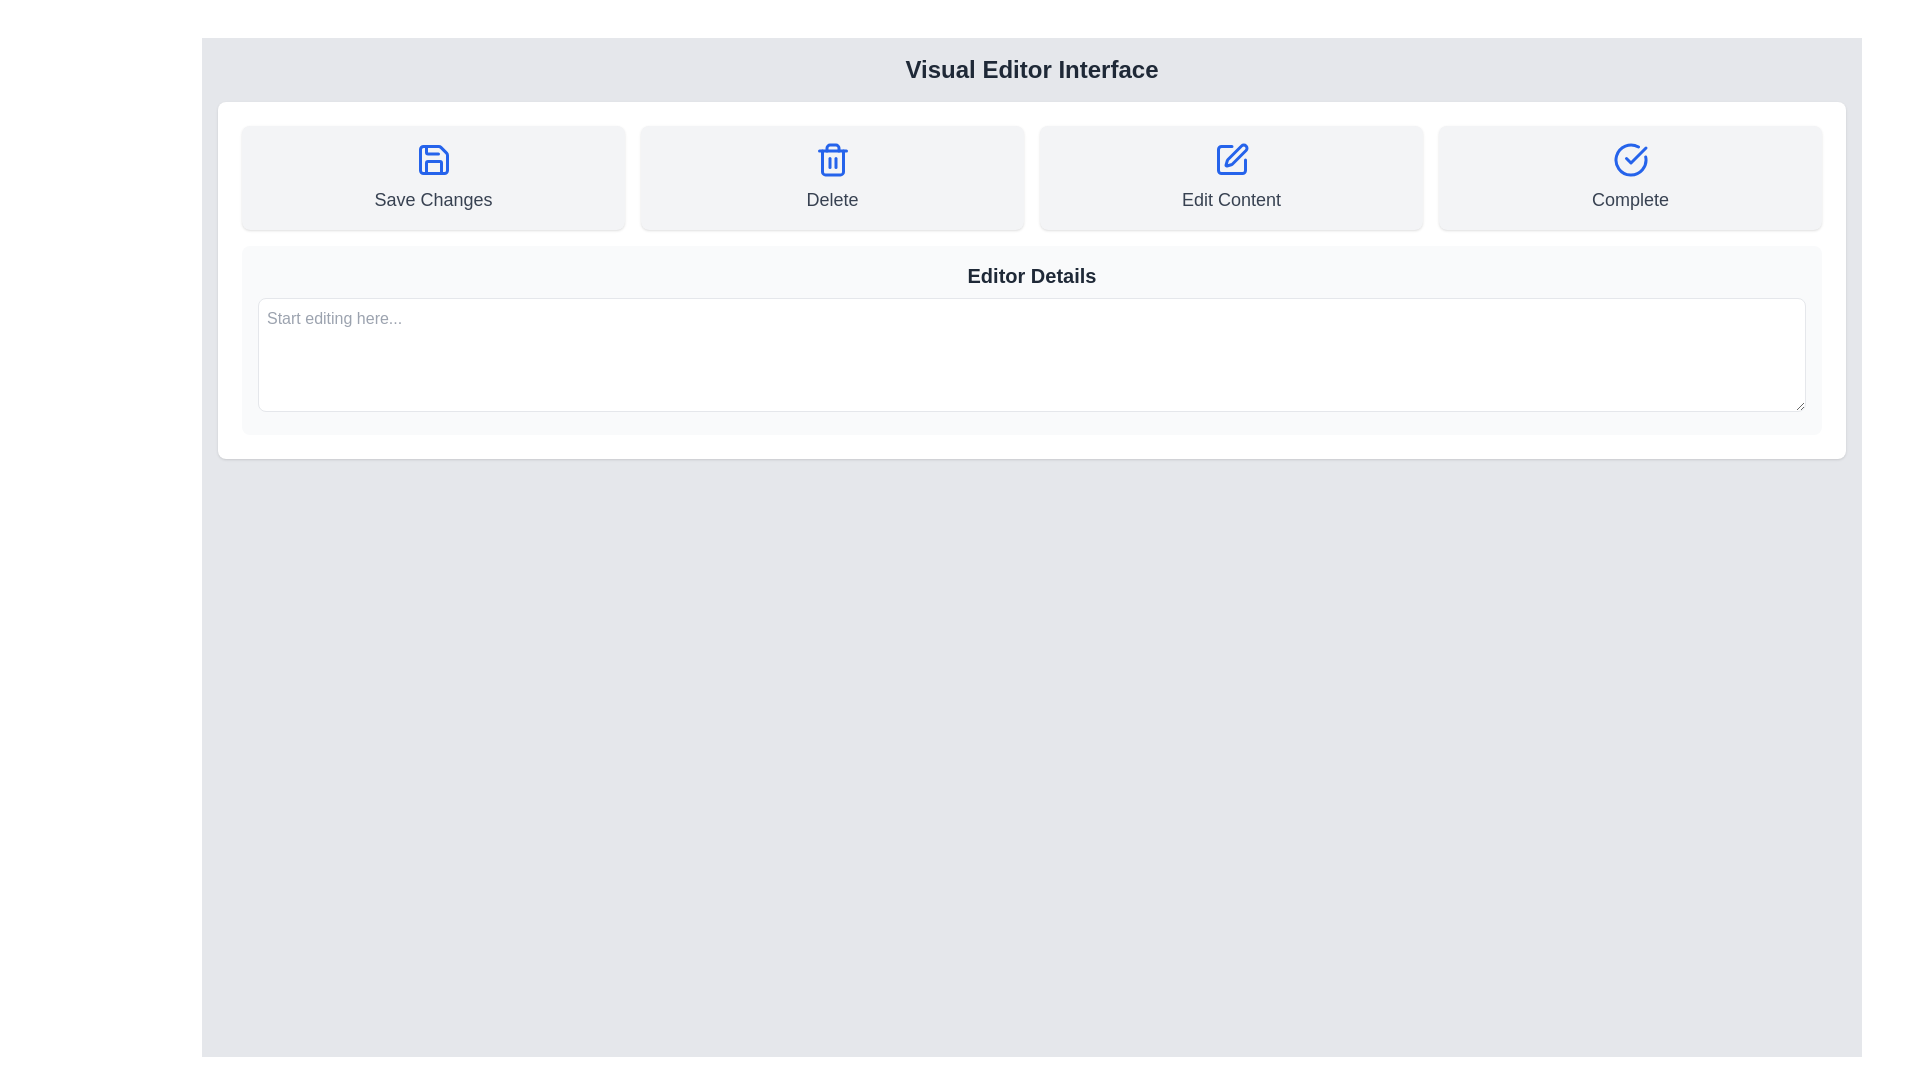  I want to click on the first button in the four-button grid, which is labeled 'Save Changes', so click(432, 176).